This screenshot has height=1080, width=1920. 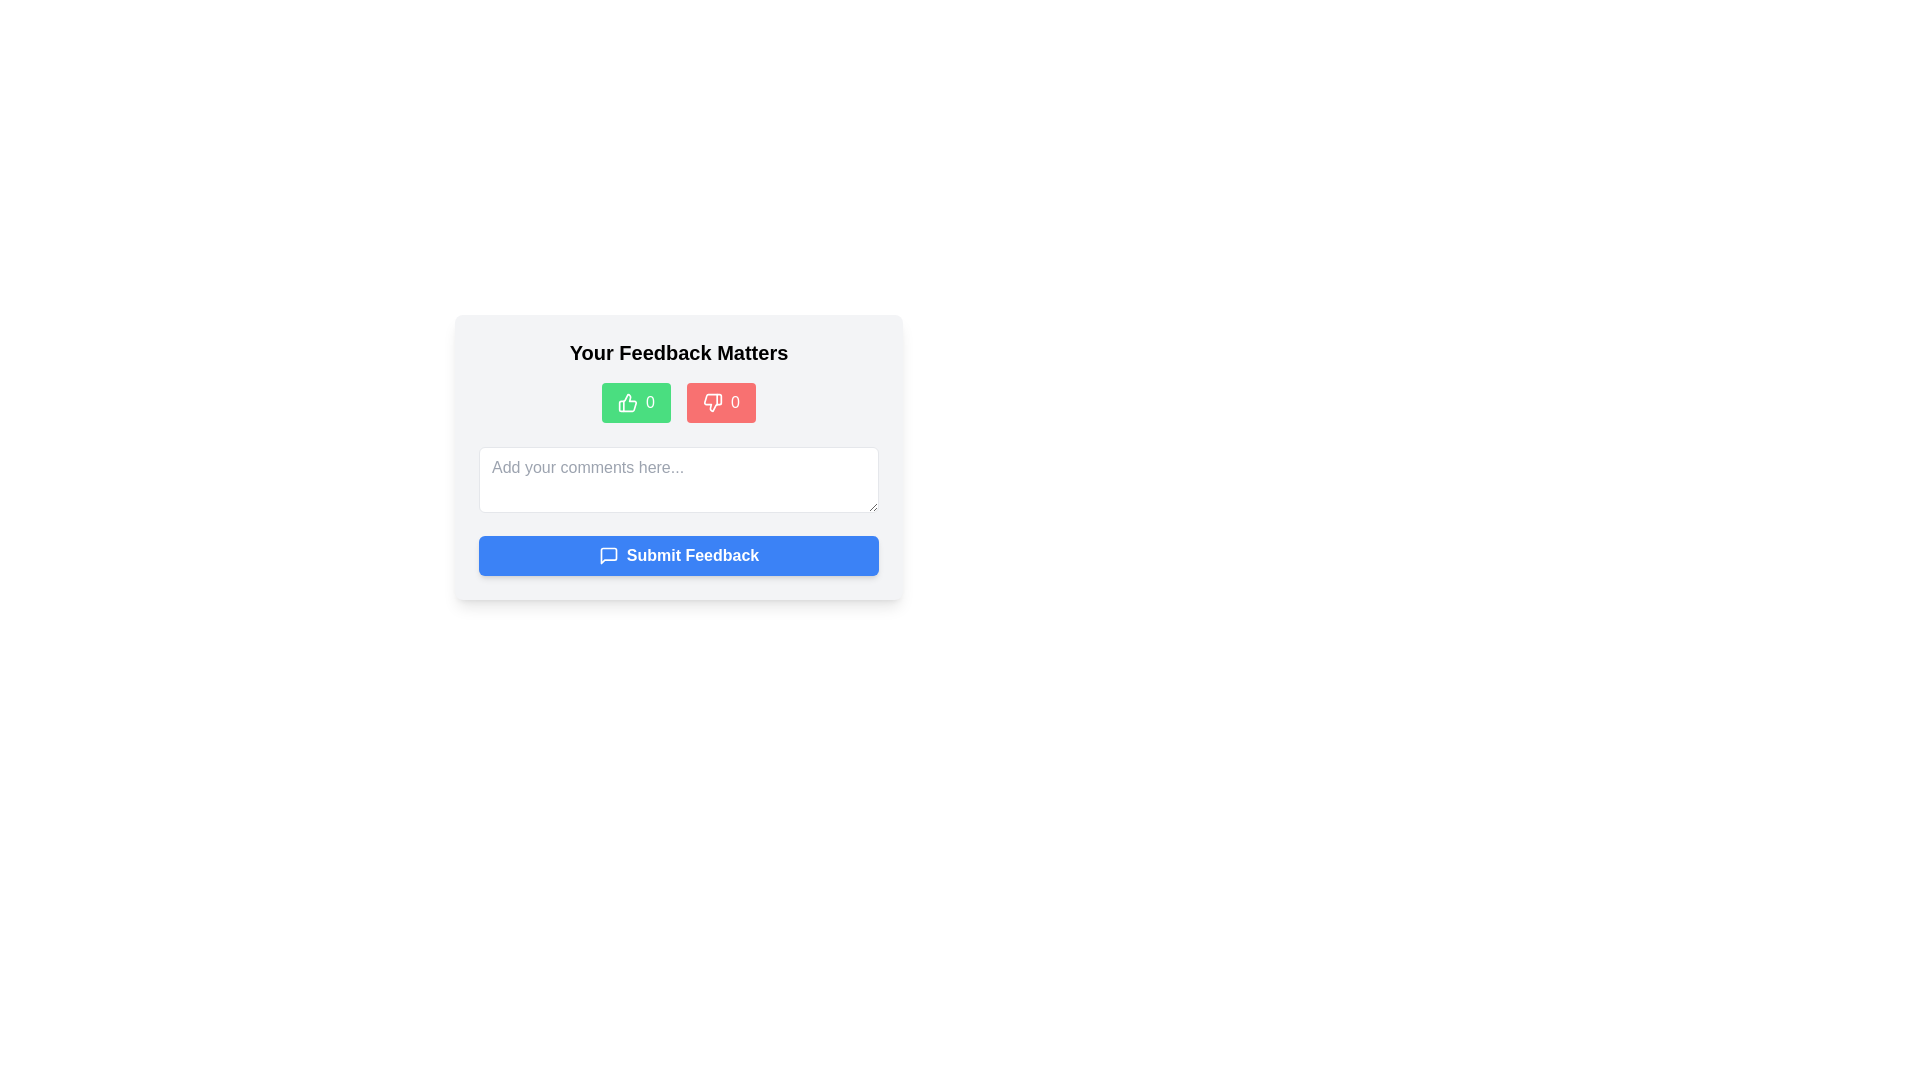 What do you see at coordinates (627, 402) in the screenshot?
I see `the green thumbs-up icon representing the 'Like' action` at bounding box center [627, 402].